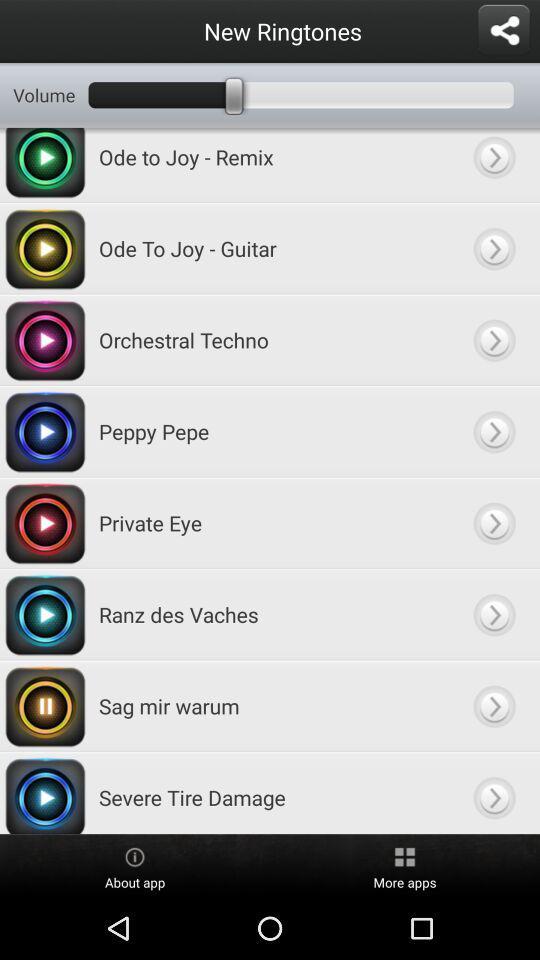 This screenshot has width=540, height=960. What do you see at coordinates (493, 164) in the screenshot?
I see `favorited` at bounding box center [493, 164].